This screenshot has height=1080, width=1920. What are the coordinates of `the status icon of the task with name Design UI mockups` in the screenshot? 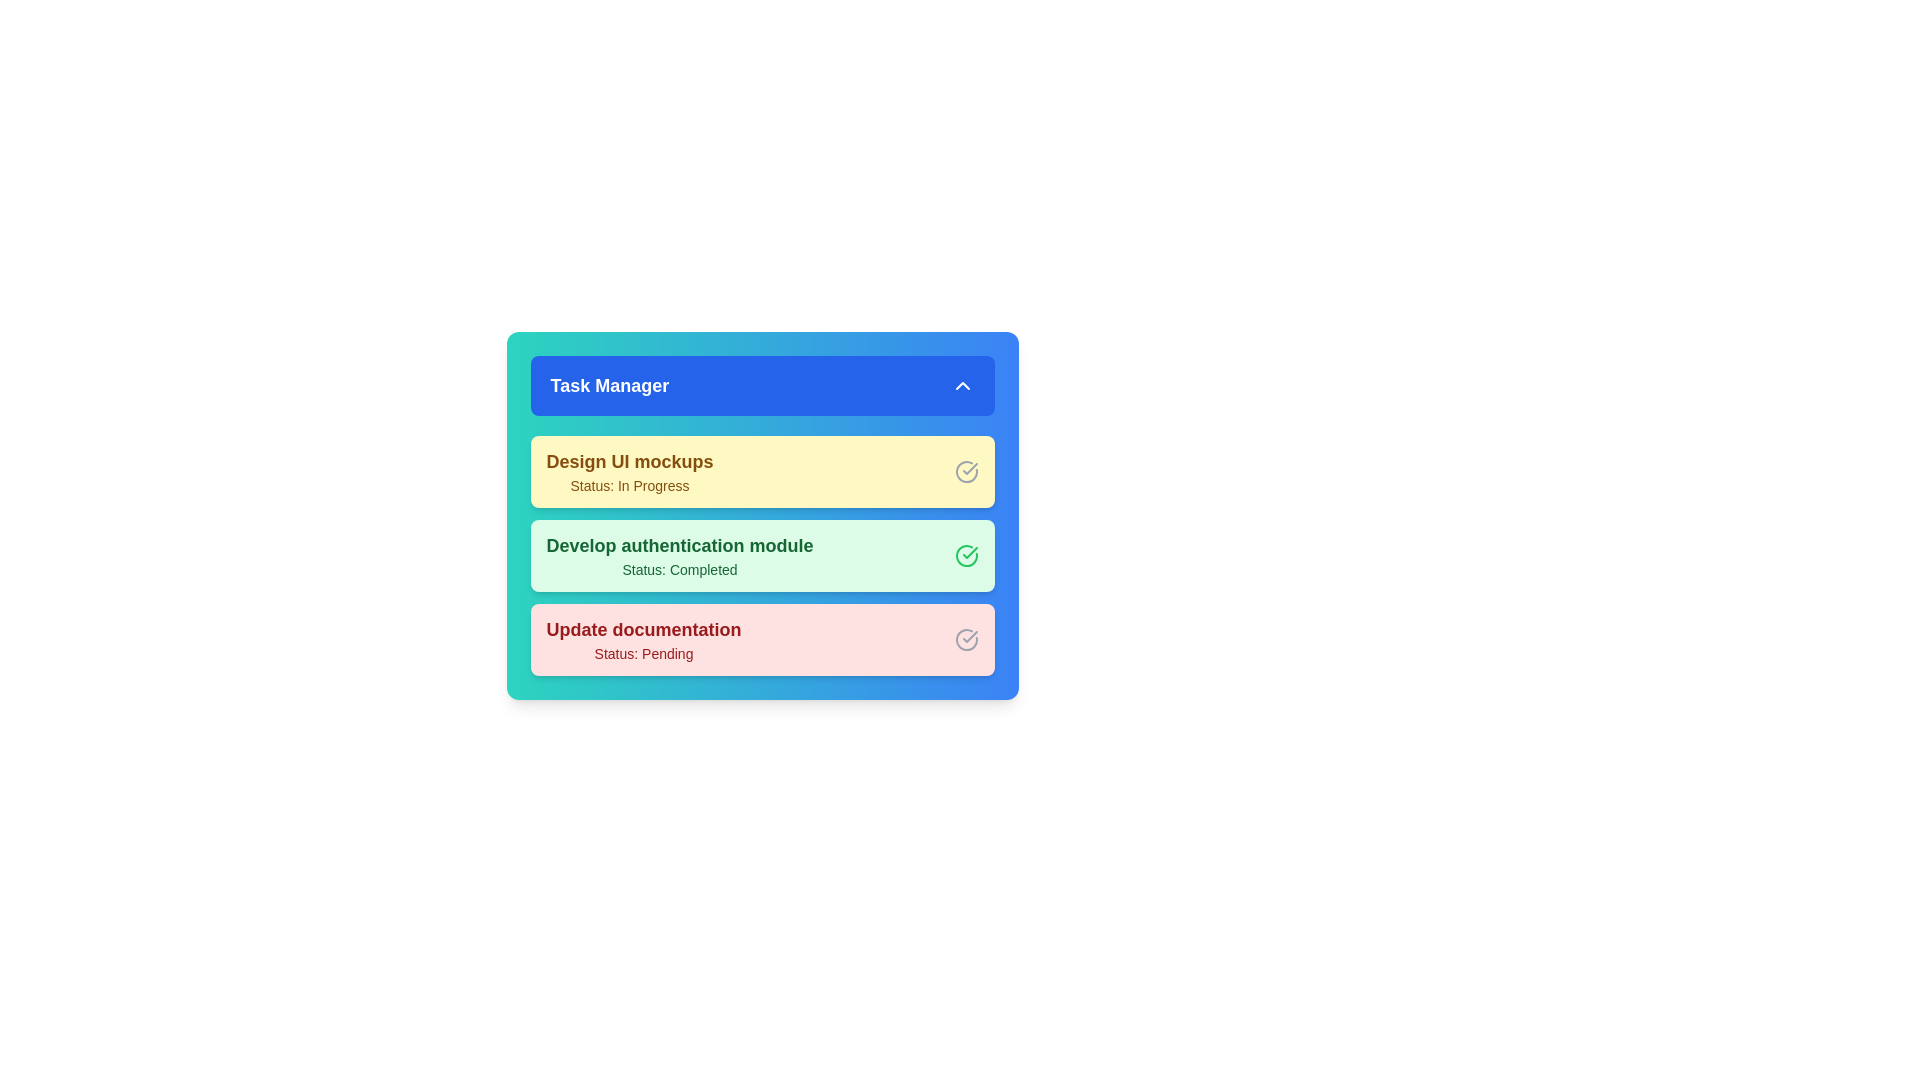 It's located at (966, 471).